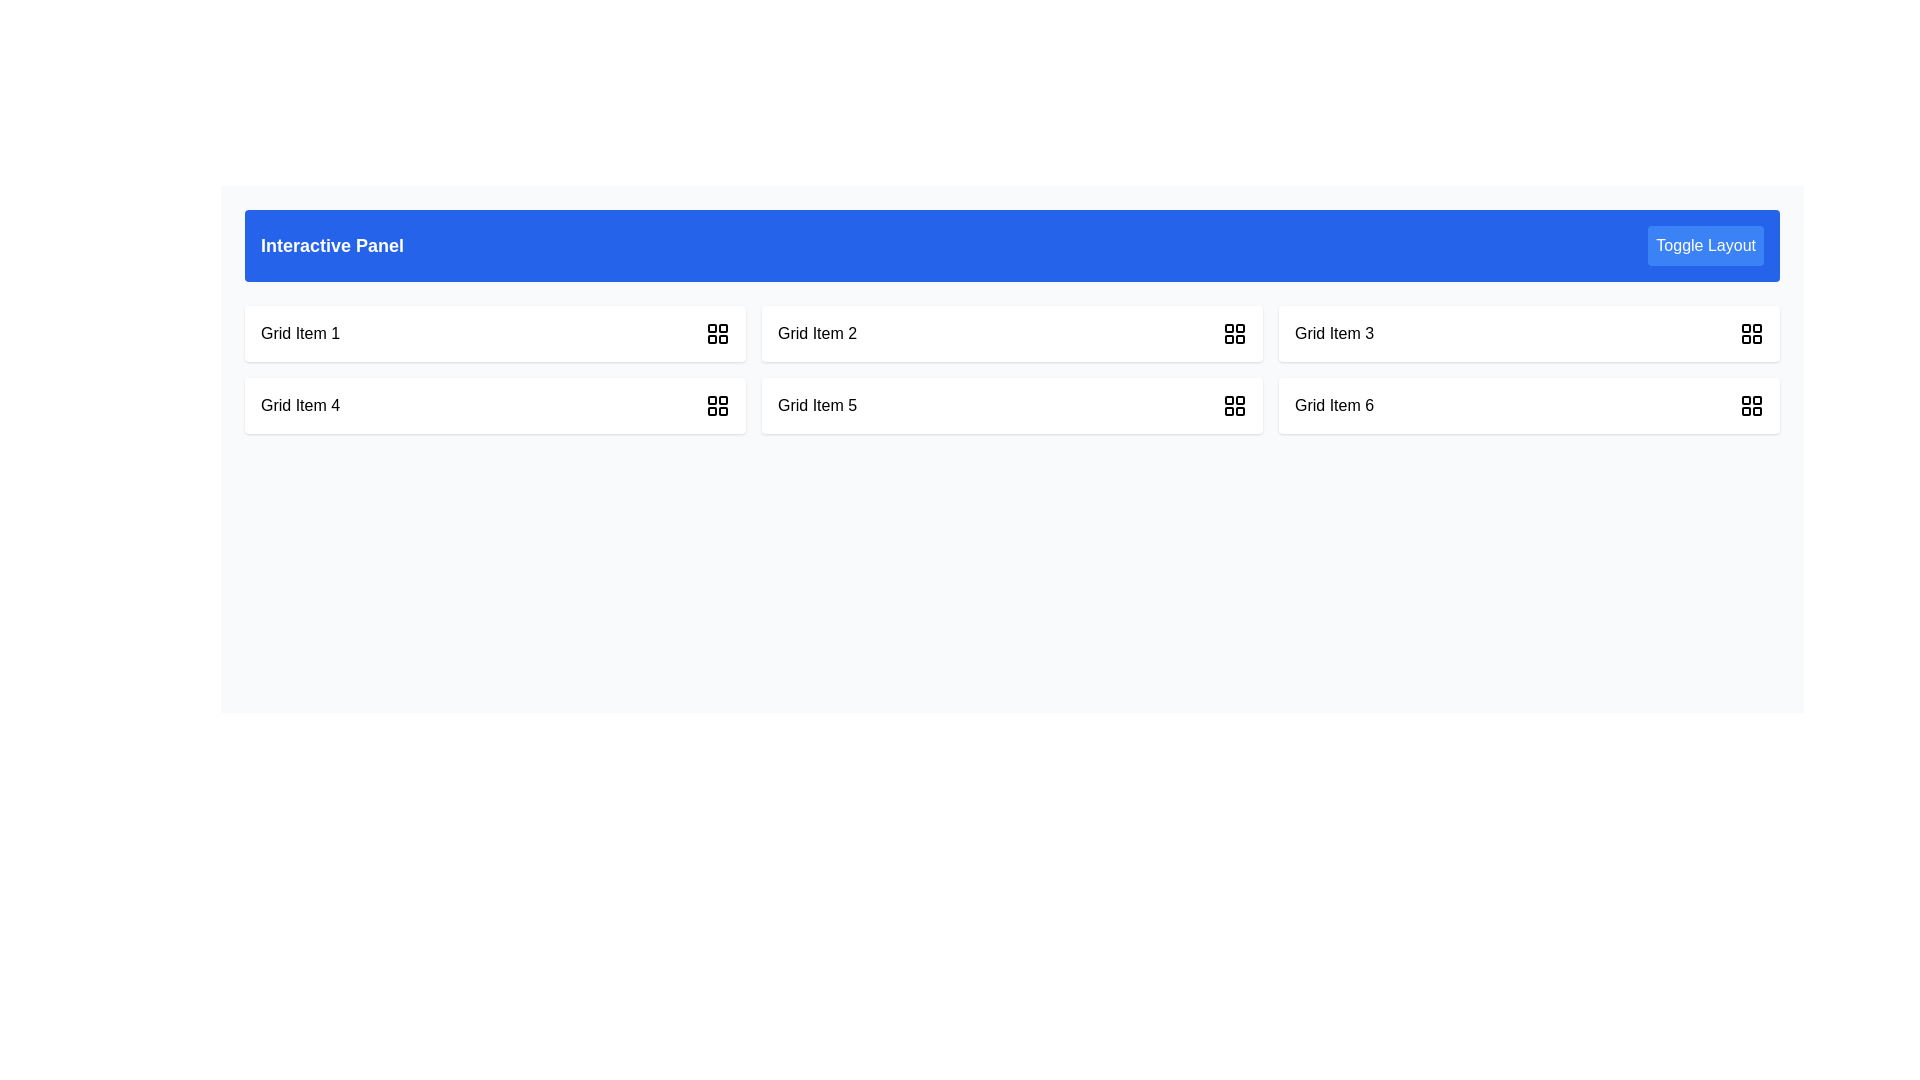 This screenshot has width=1920, height=1080. I want to click on the bold text label reading 'Interactive Panel' located on the left side of the blue background section at the top of the panel, so click(332, 245).